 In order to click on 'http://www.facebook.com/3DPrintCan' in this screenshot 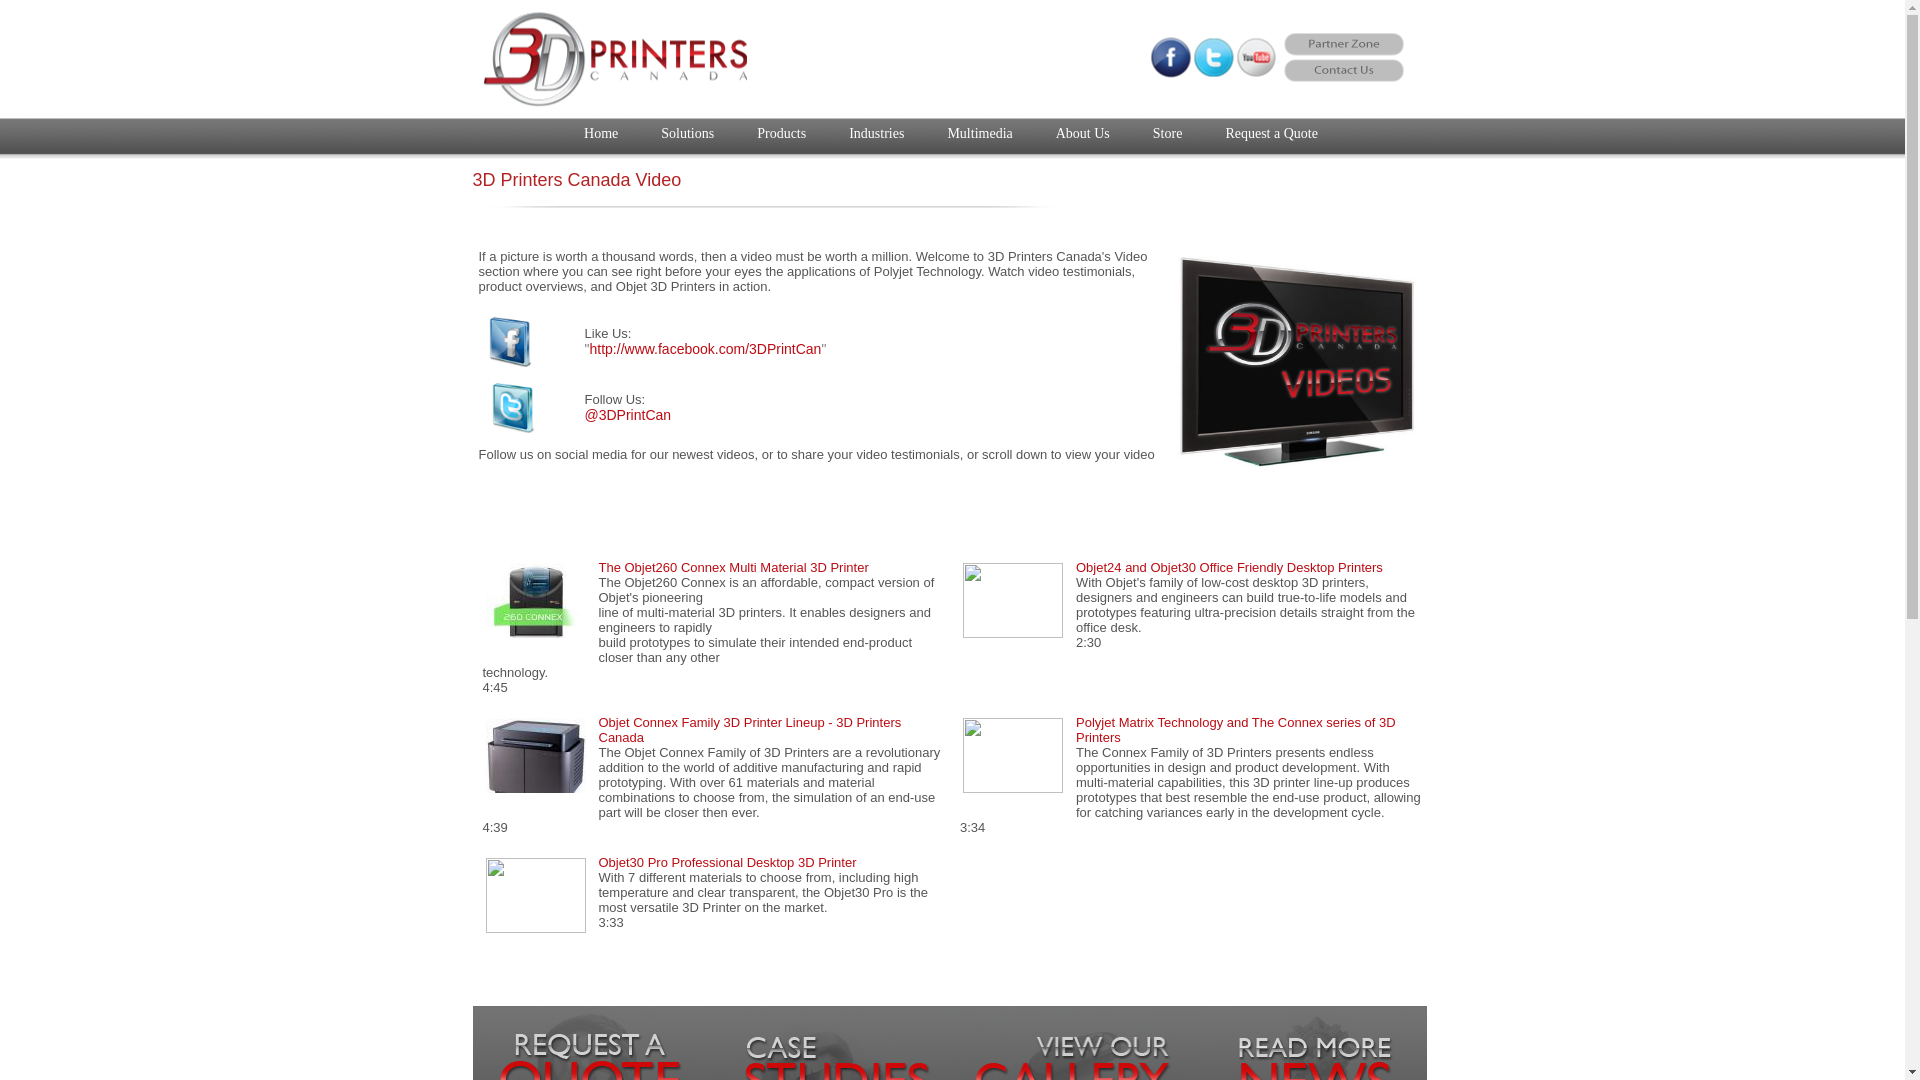, I will do `click(705, 349)`.